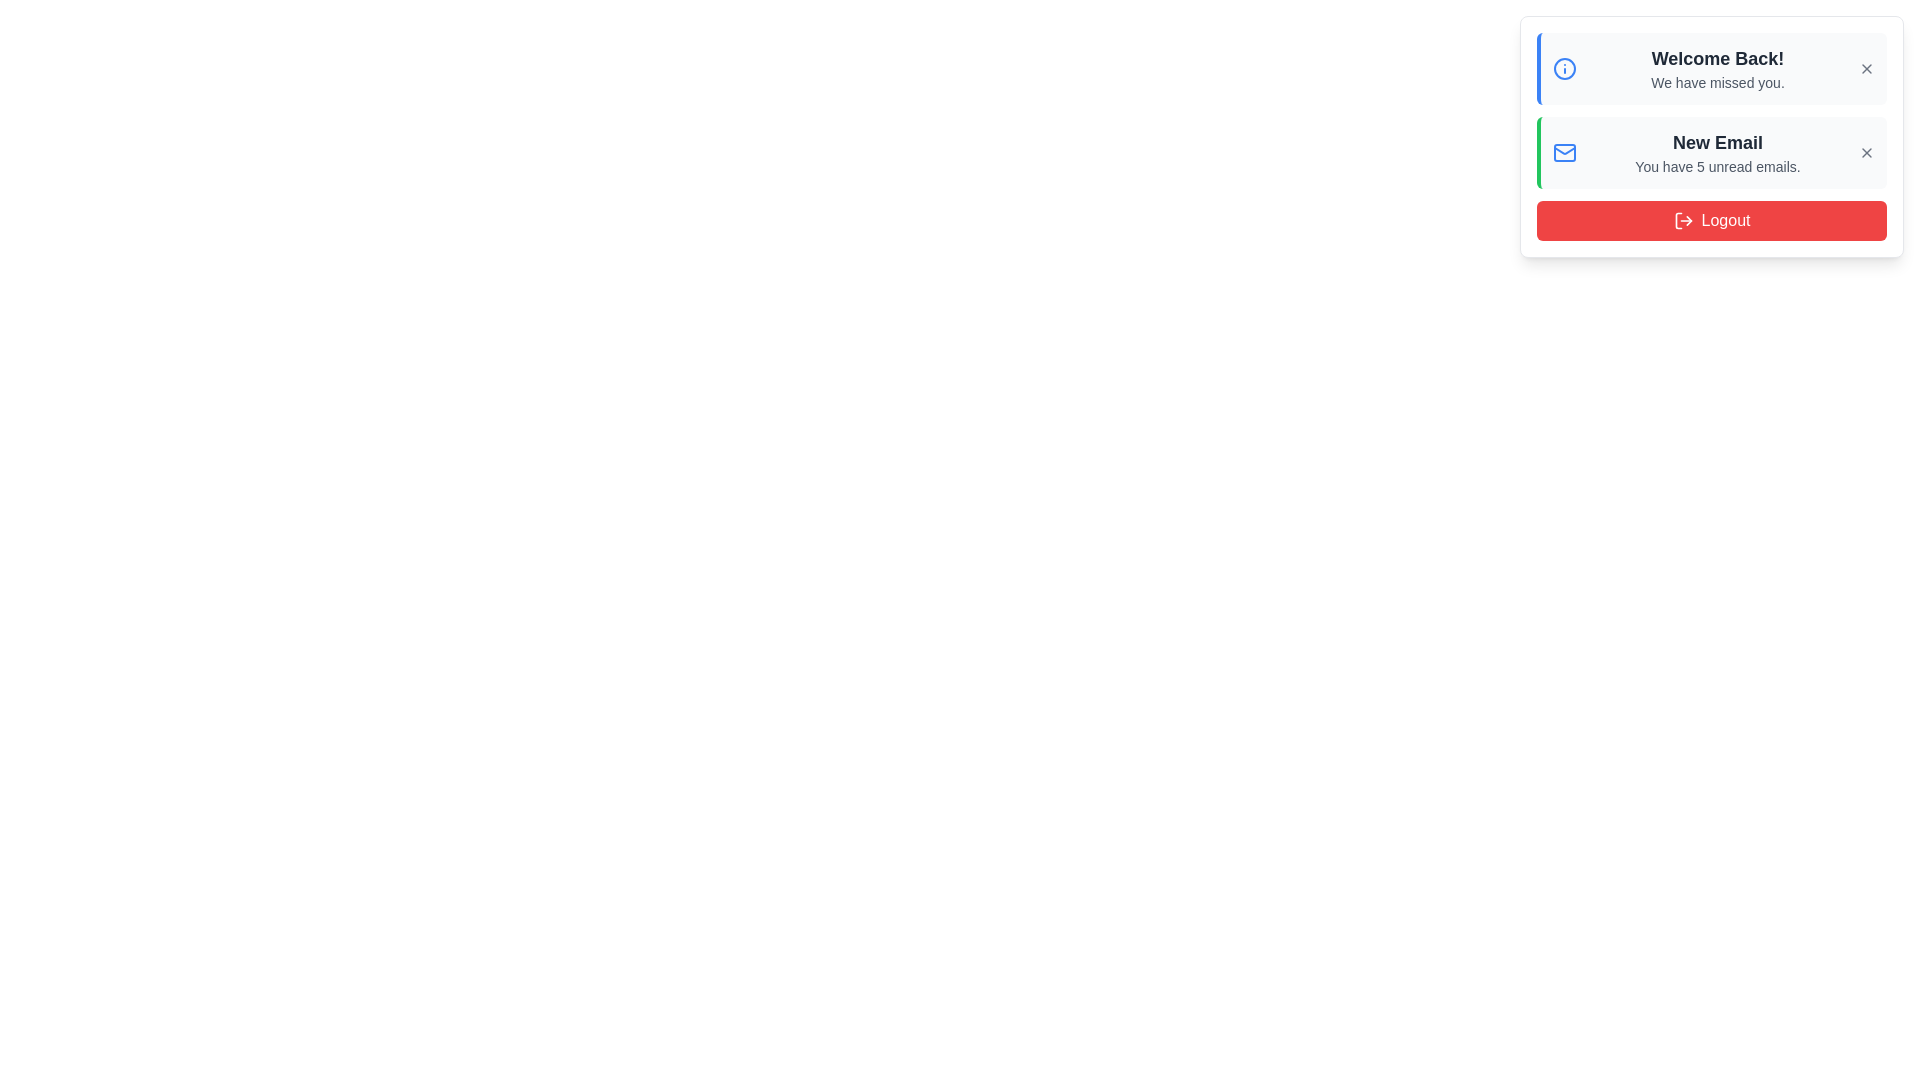 Image resolution: width=1920 pixels, height=1080 pixels. I want to click on heading and description of the notification message displaying 'New Email' and 'You have 5 unread emails.', so click(1717, 152).